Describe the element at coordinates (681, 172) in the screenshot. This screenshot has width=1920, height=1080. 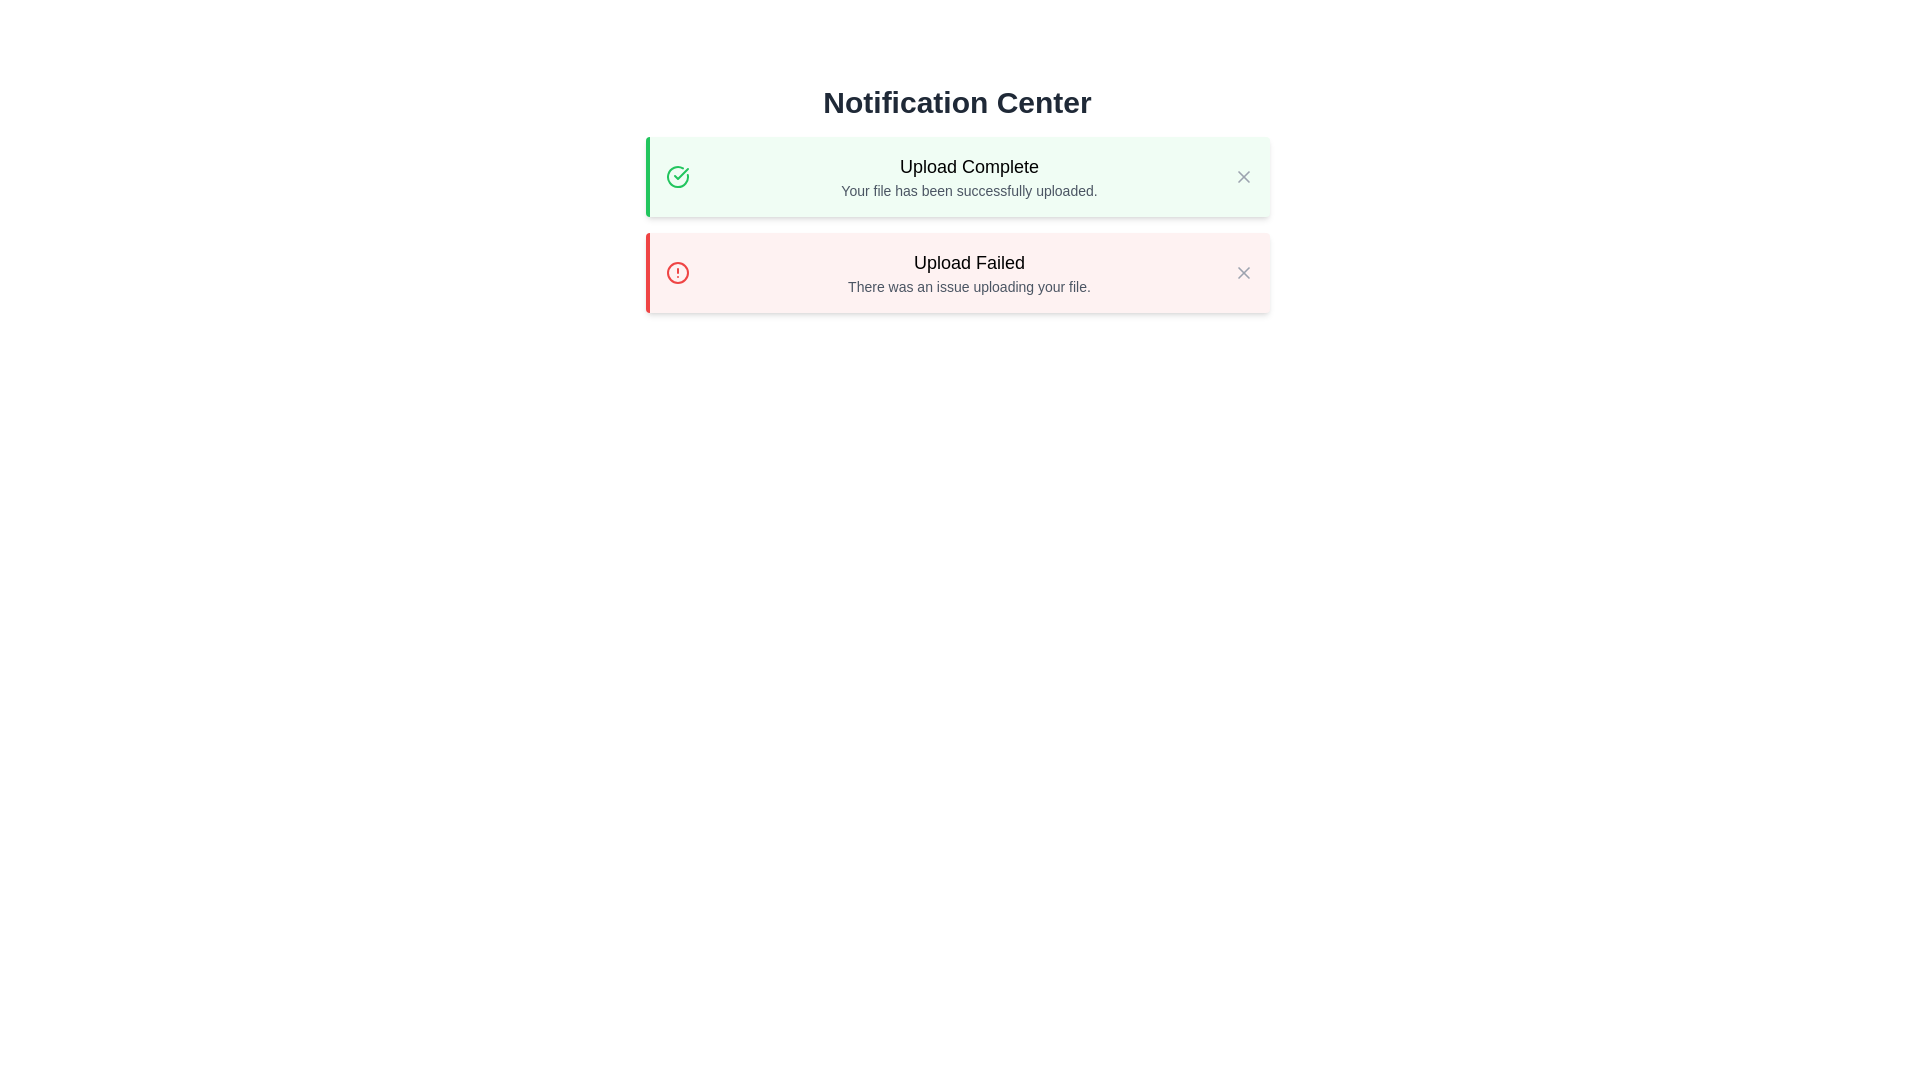
I see `the confirmation icon located in the 'Upload Complete' notification panel, which is styled with a green color and positioned on the left side` at that location.